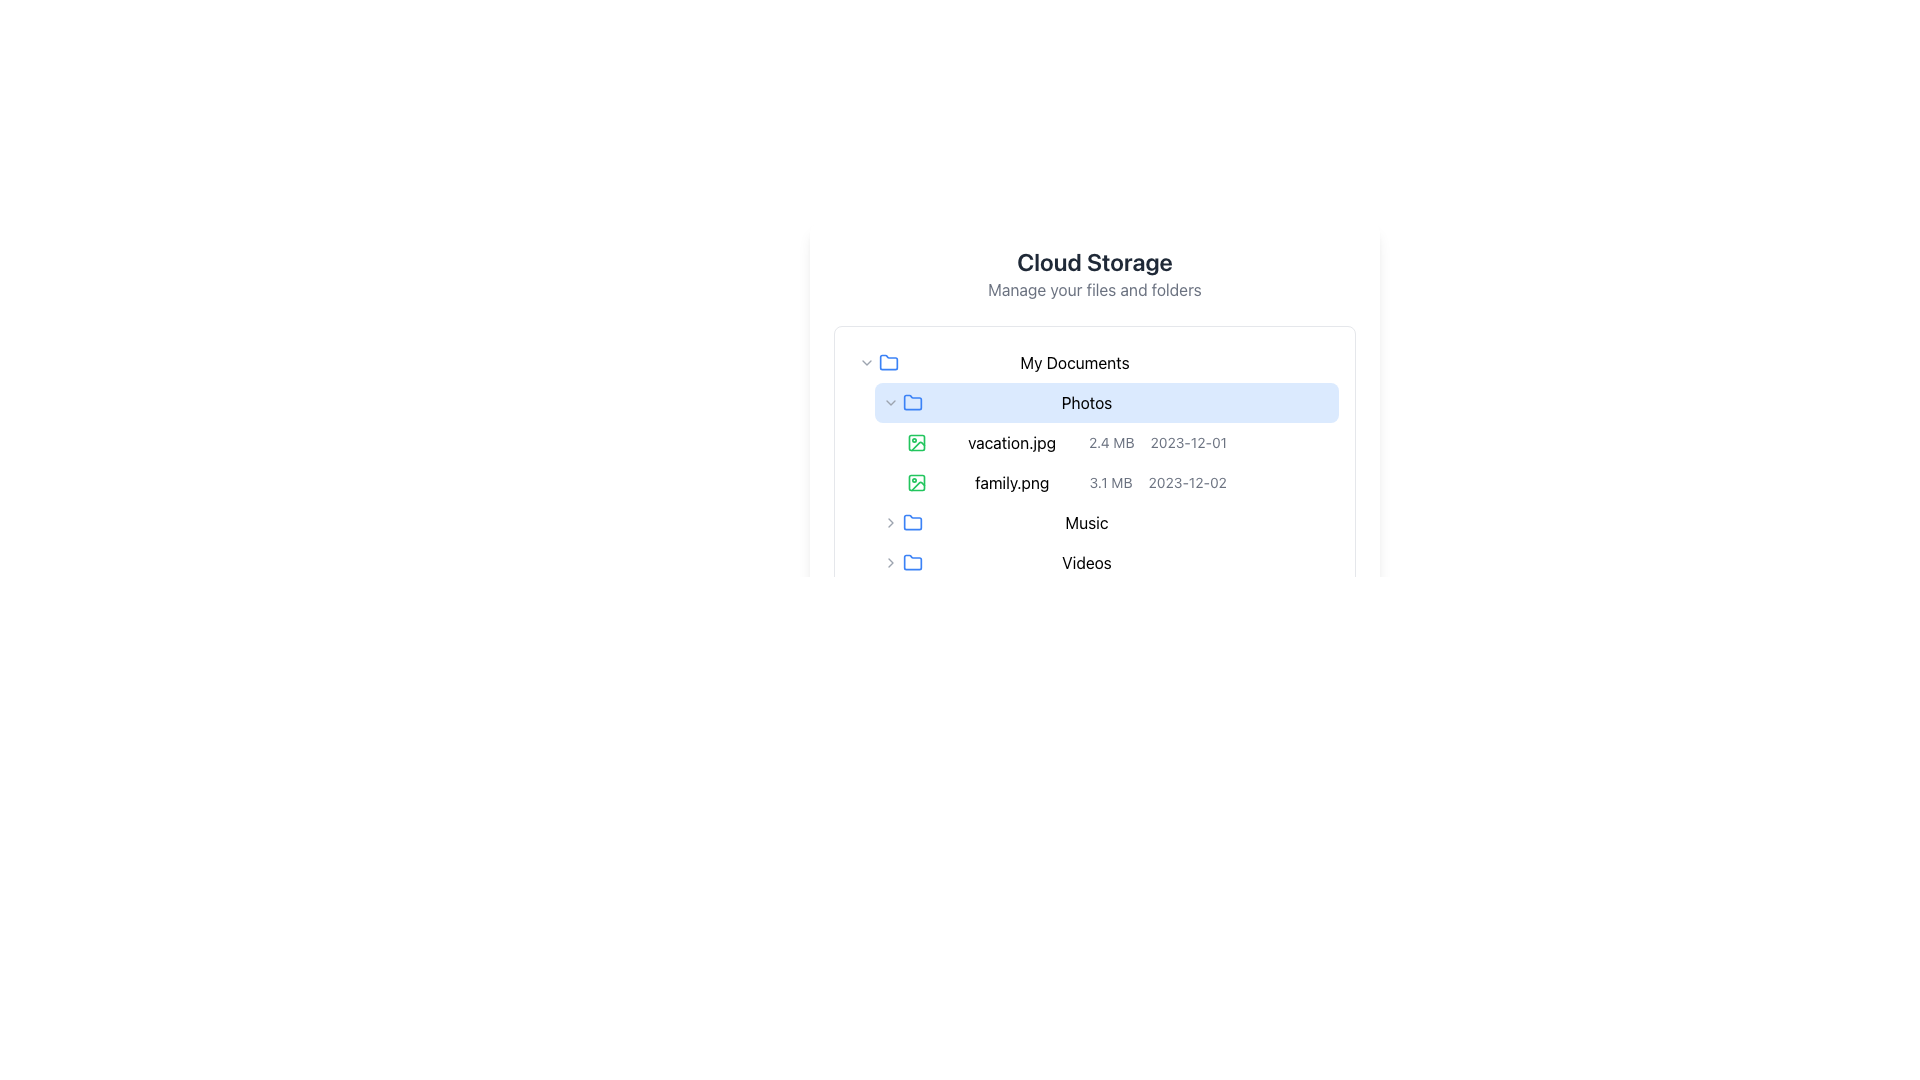 This screenshot has width=1920, height=1080. Describe the element at coordinates (1106, 563) in the screenshot. I see `the Folder label with an associated icon` at that location.